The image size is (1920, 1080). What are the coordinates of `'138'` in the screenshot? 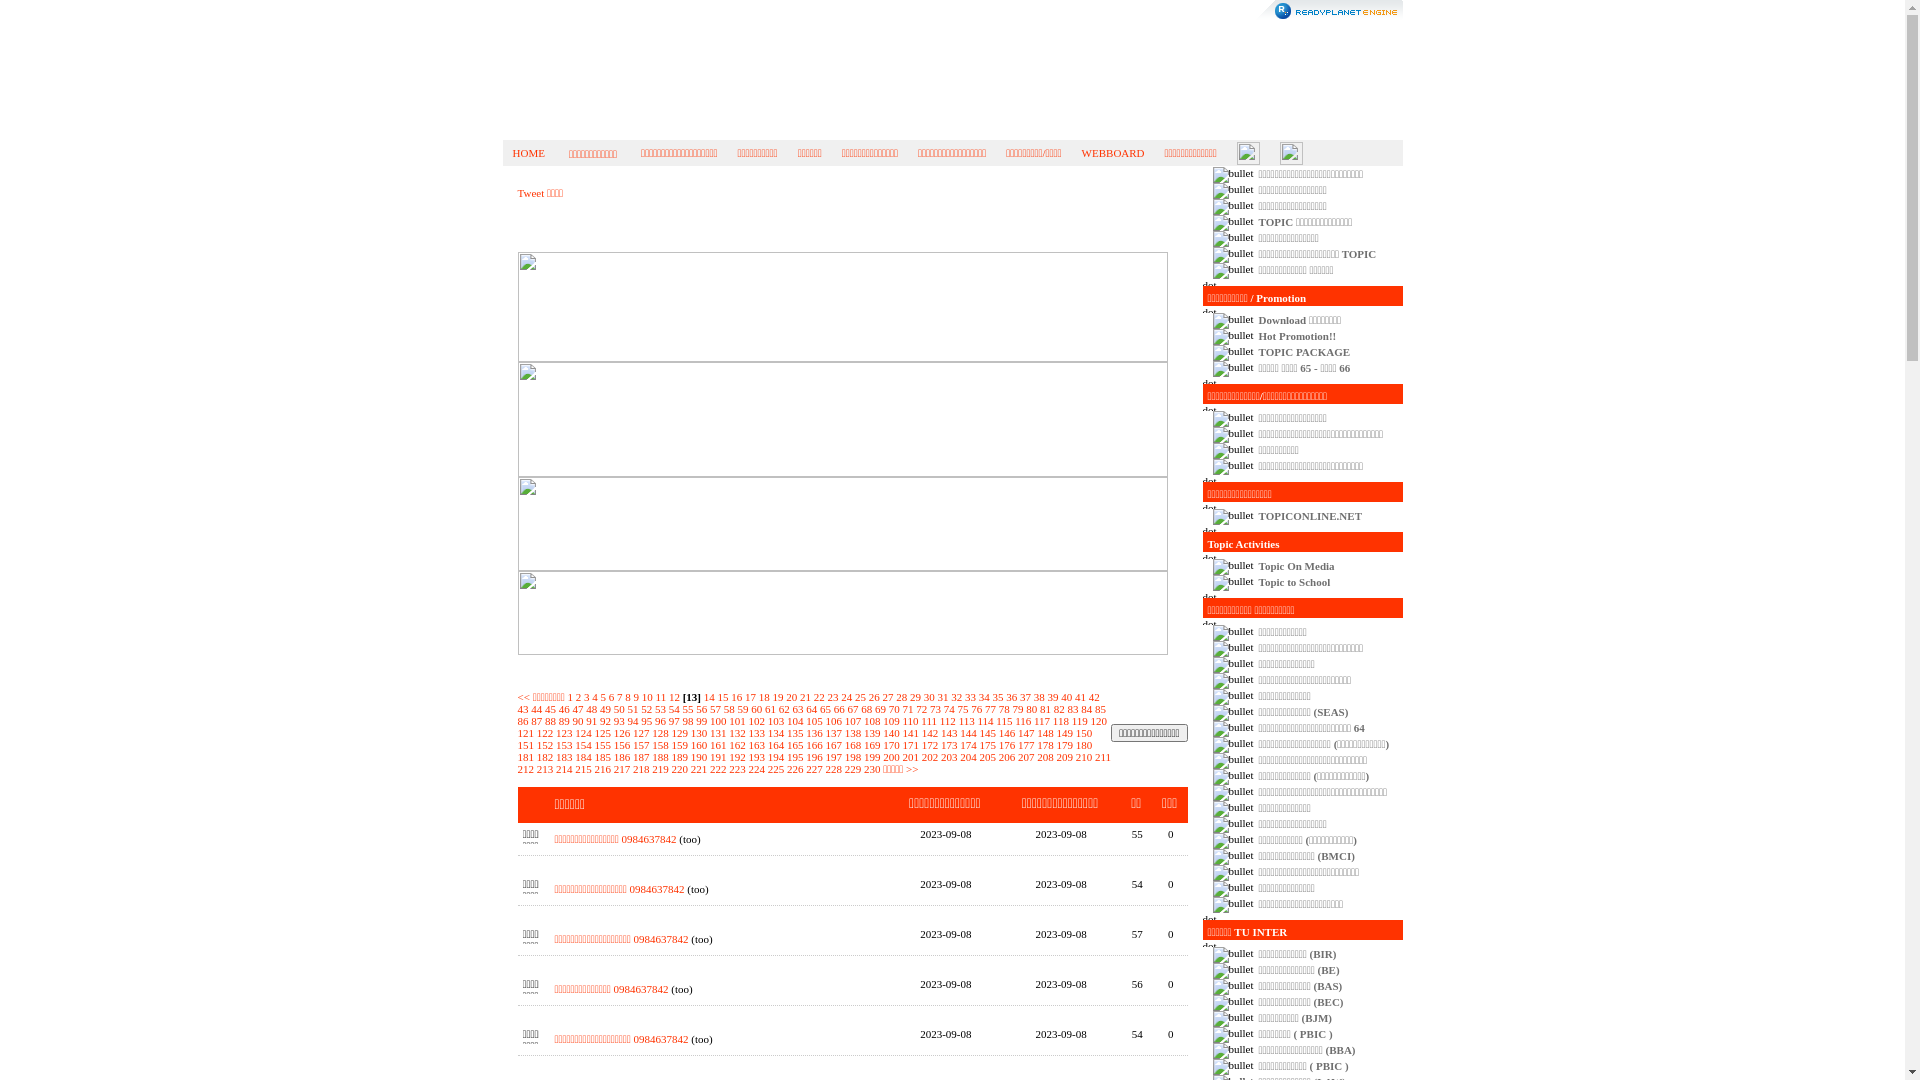 It's located at (853, 732).